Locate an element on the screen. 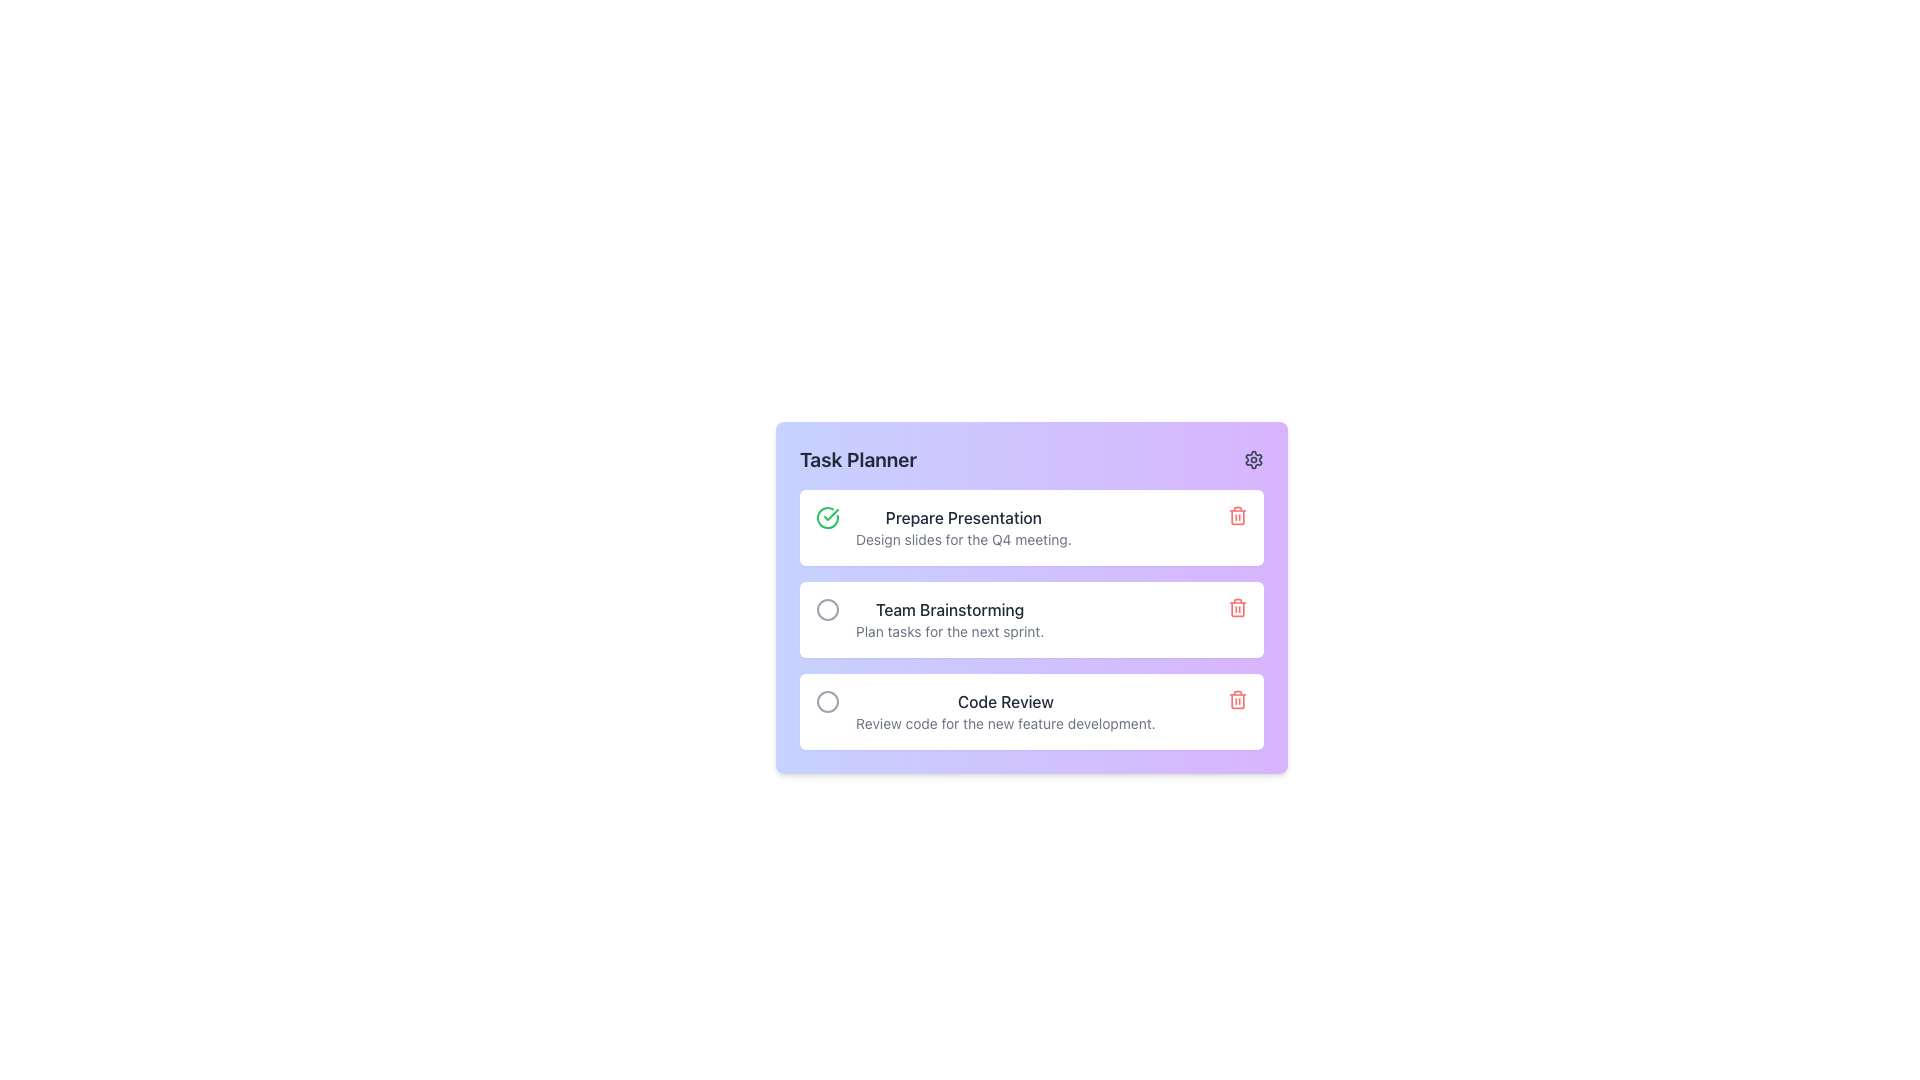 This screenshot has height=1080, width=1920. the circular checkbox-like element next to 'Team Brainstorming' to mark the task as complete is located at coordinates (828, 608).